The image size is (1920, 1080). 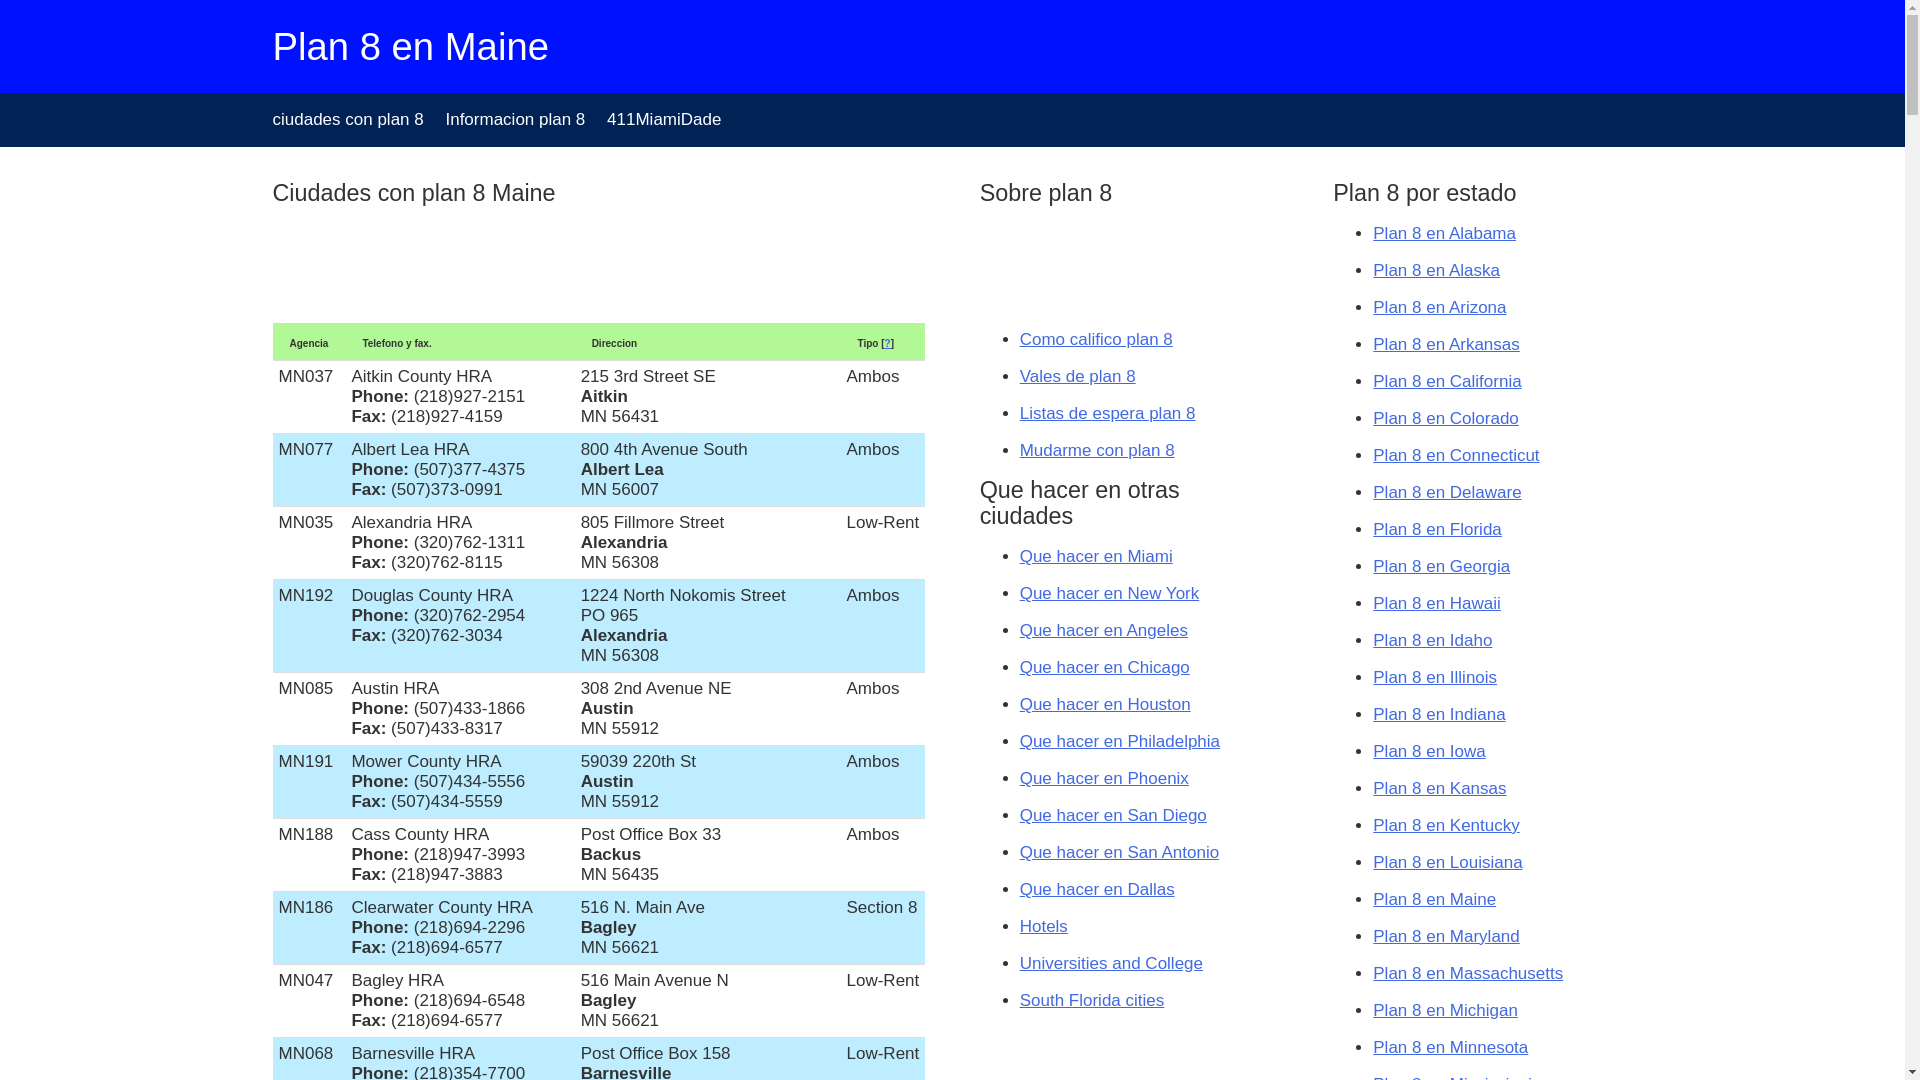 I want to click on 'Como califico plan 8', so click(x=1095, y=338).